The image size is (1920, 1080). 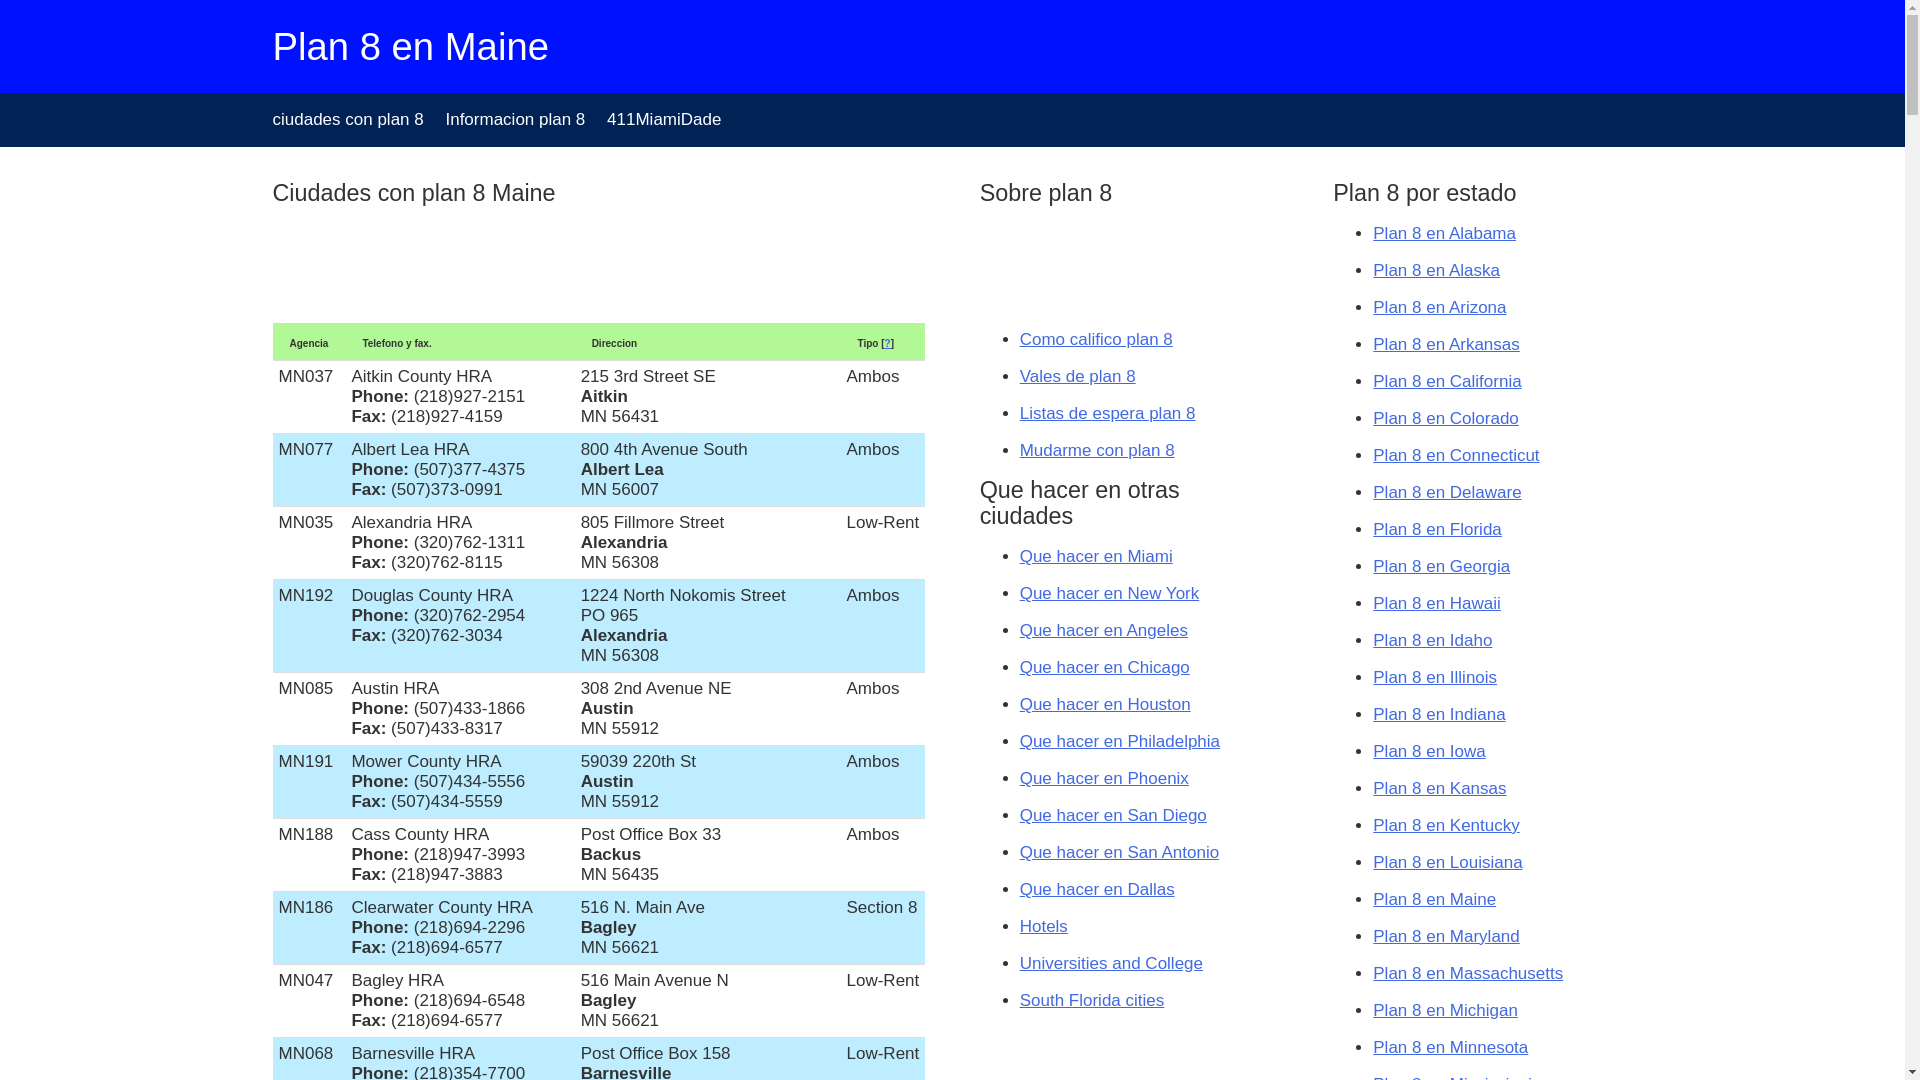 I want to click on 'Como califico plan 8', so click(x=1095, y=338).